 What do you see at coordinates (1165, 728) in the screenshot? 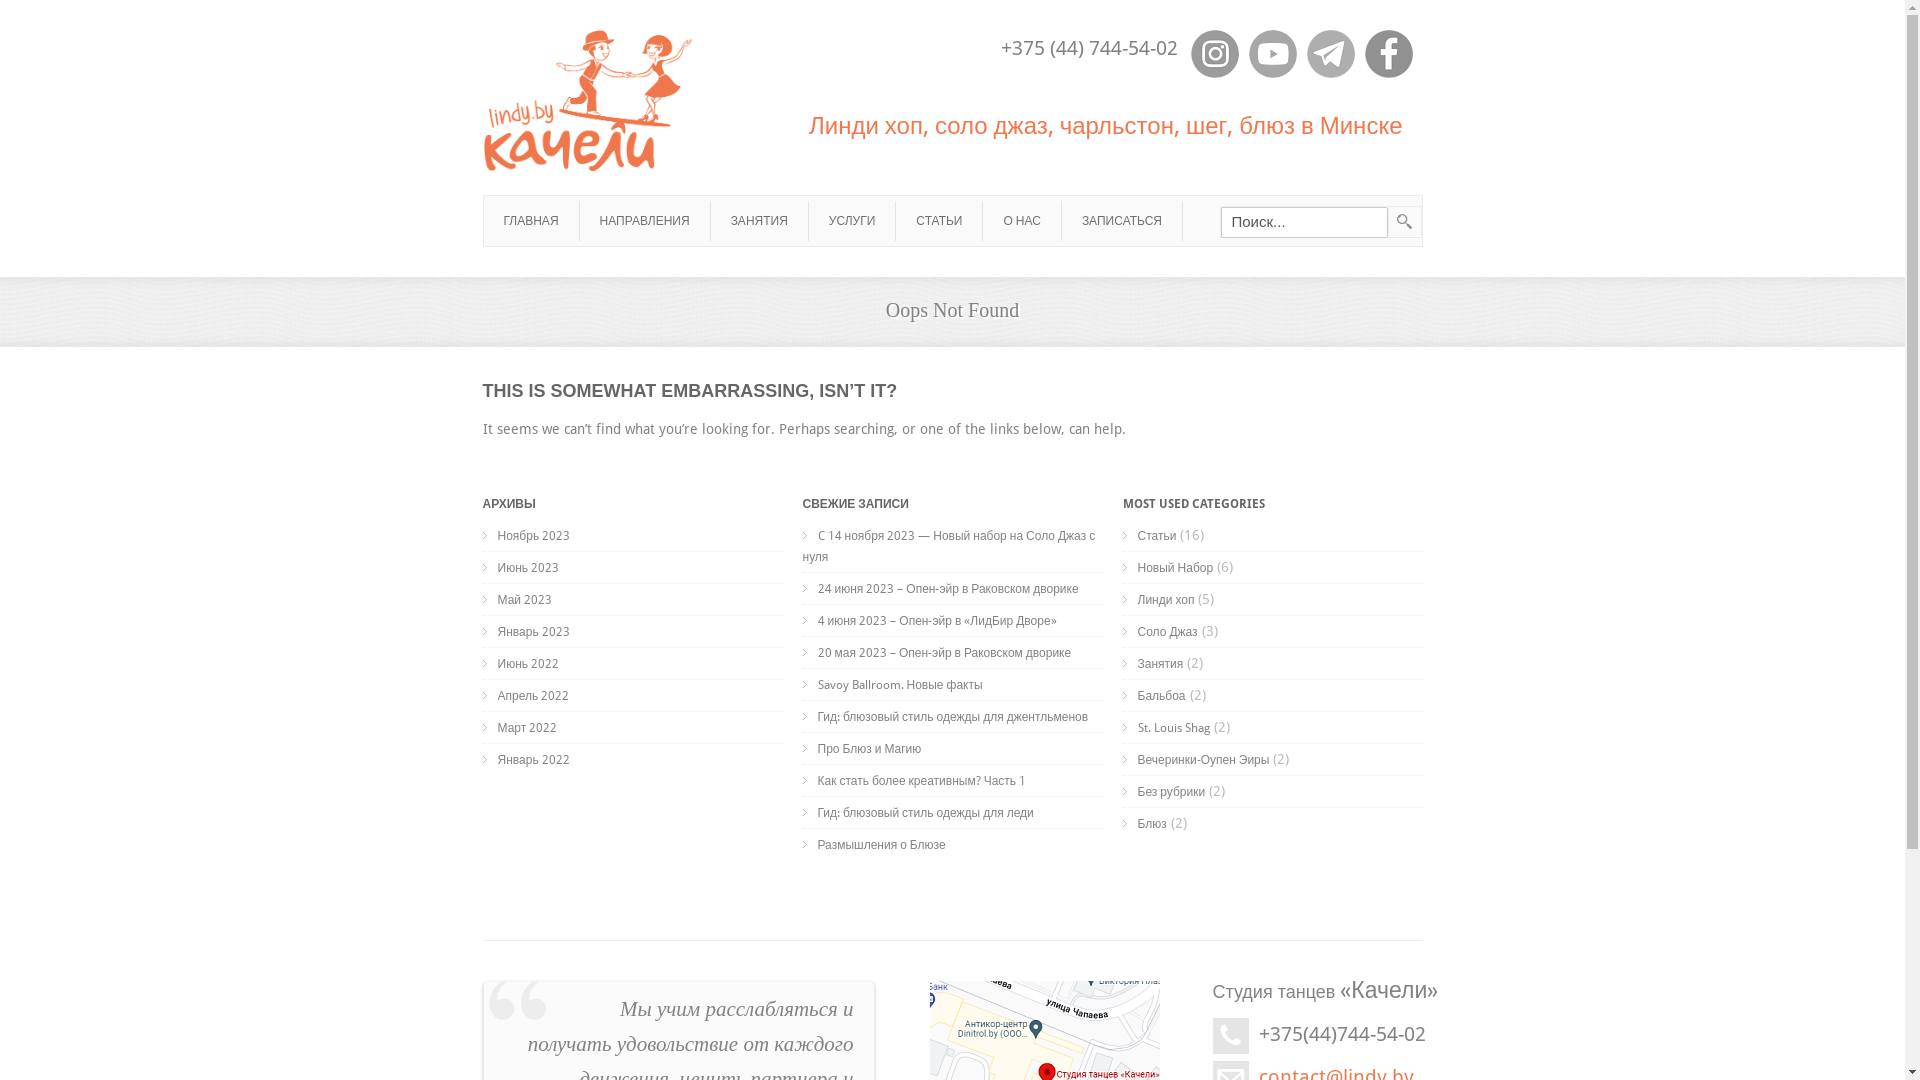
I see `'St. Louis Shag'` at bounding box center [1165, 728].